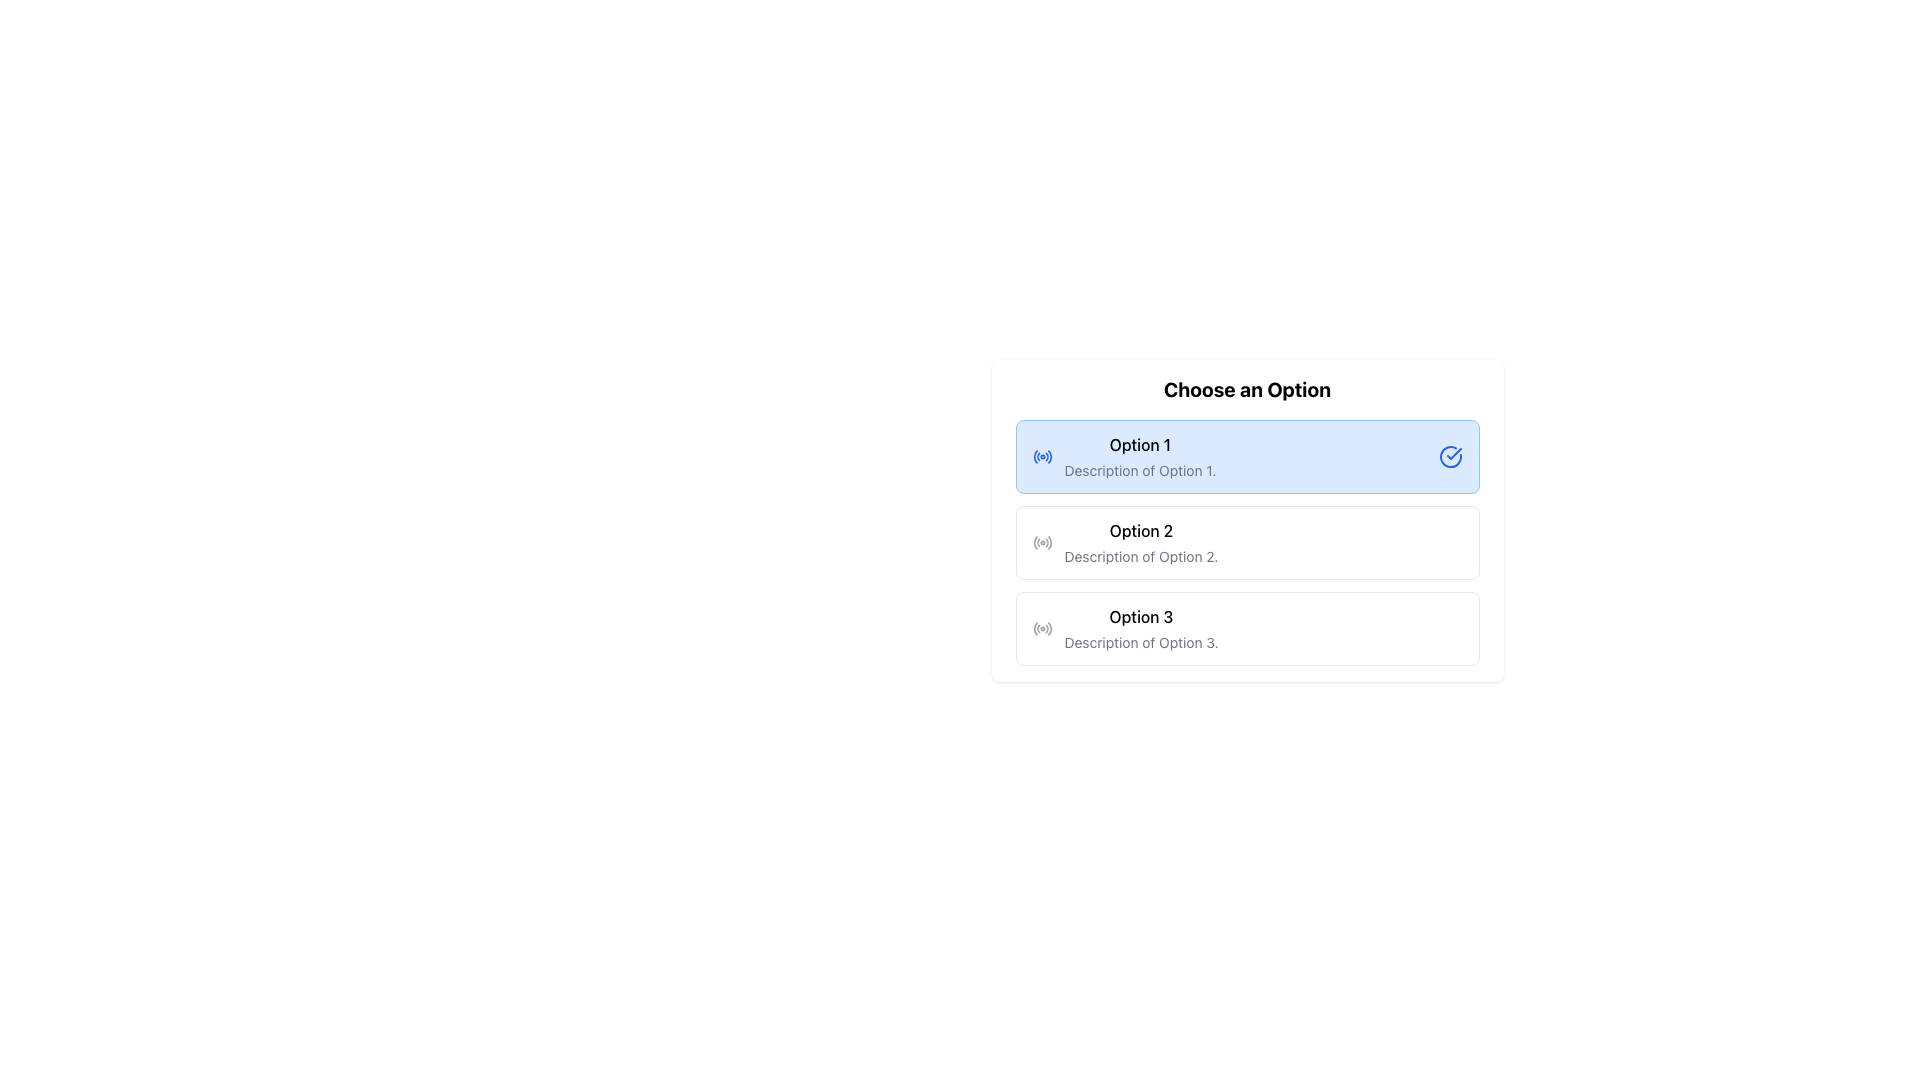  What do you see at coordinates (1450, 456) in the screenshot?
I see `the blue circular icon with a check mark inside, located to the far right of the 'Choose an Option' section, next to 'Option 1 Description of Option 1.'` at bounding box center [1450, 456].